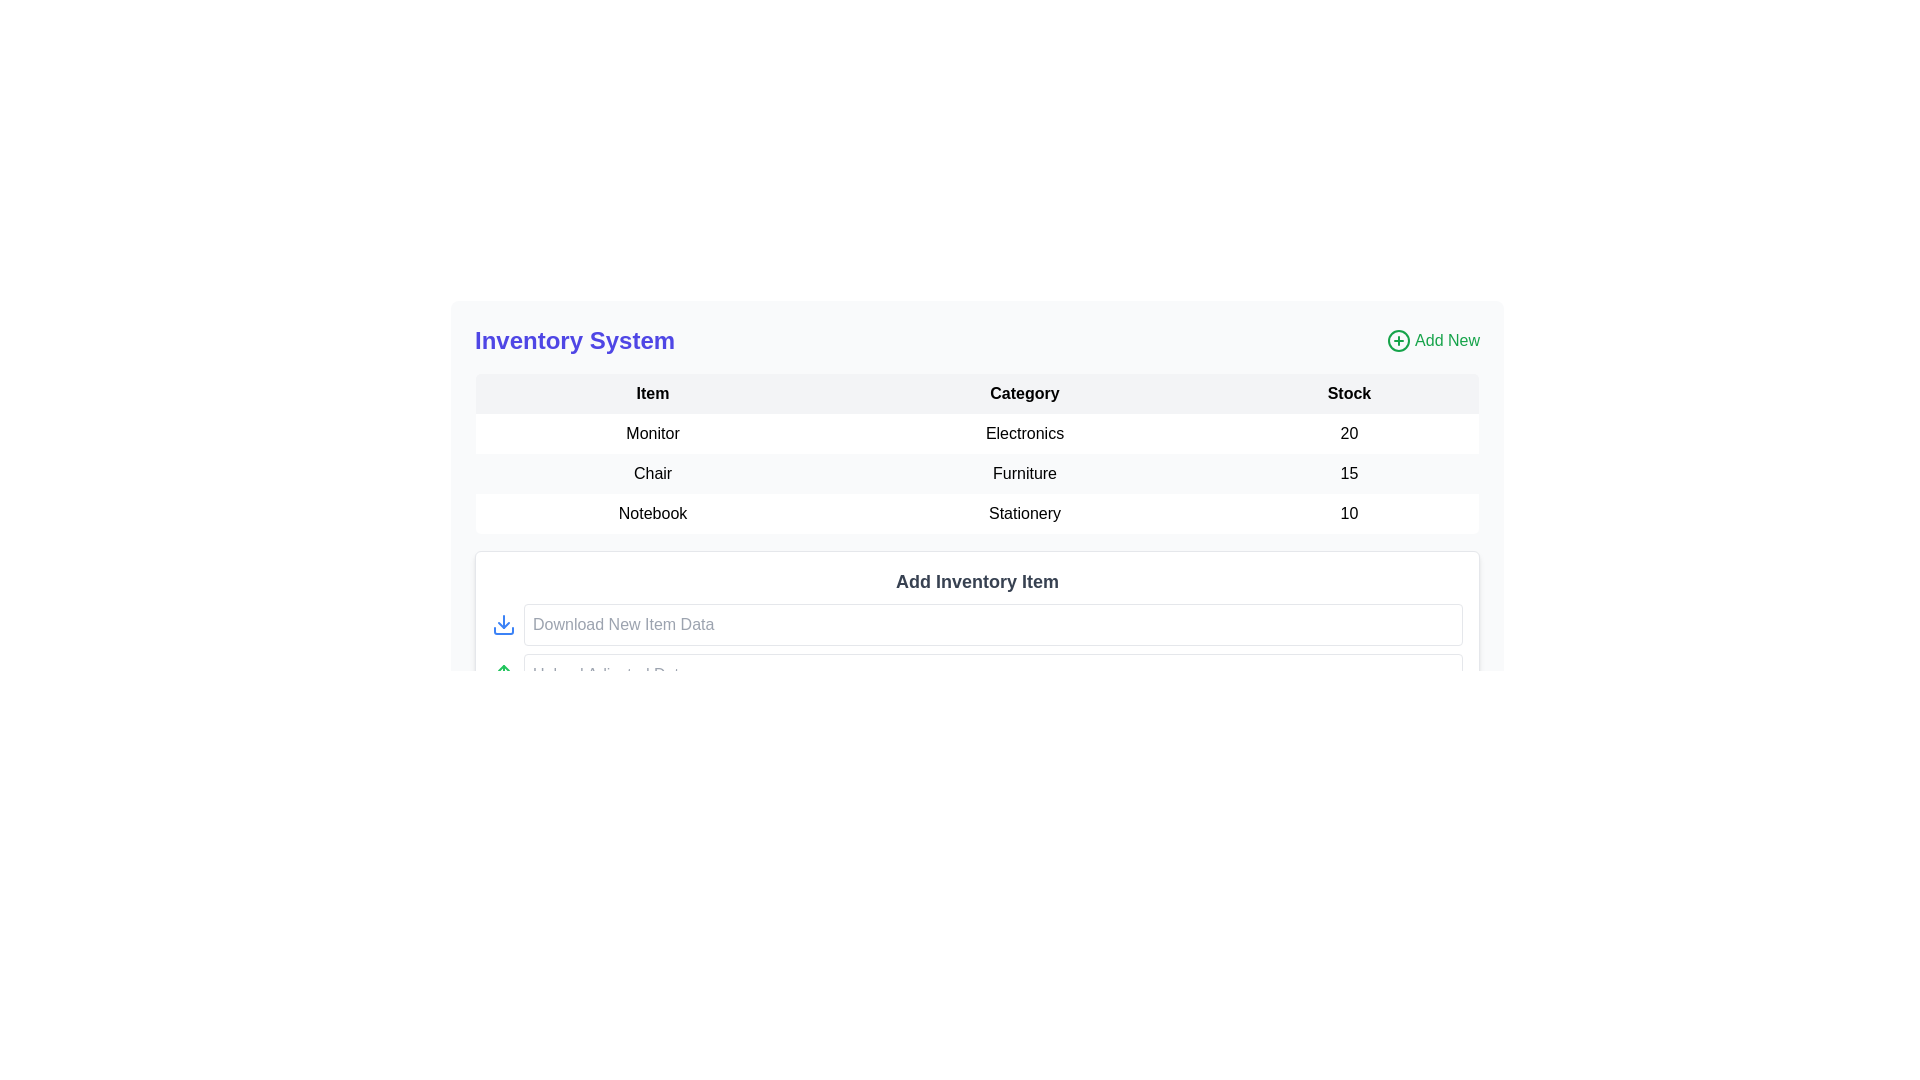  I want to click on the upload icon located near the bottom left of the 'Add Inventory Item' section, which signifies the upload capability, so click(504, 675).